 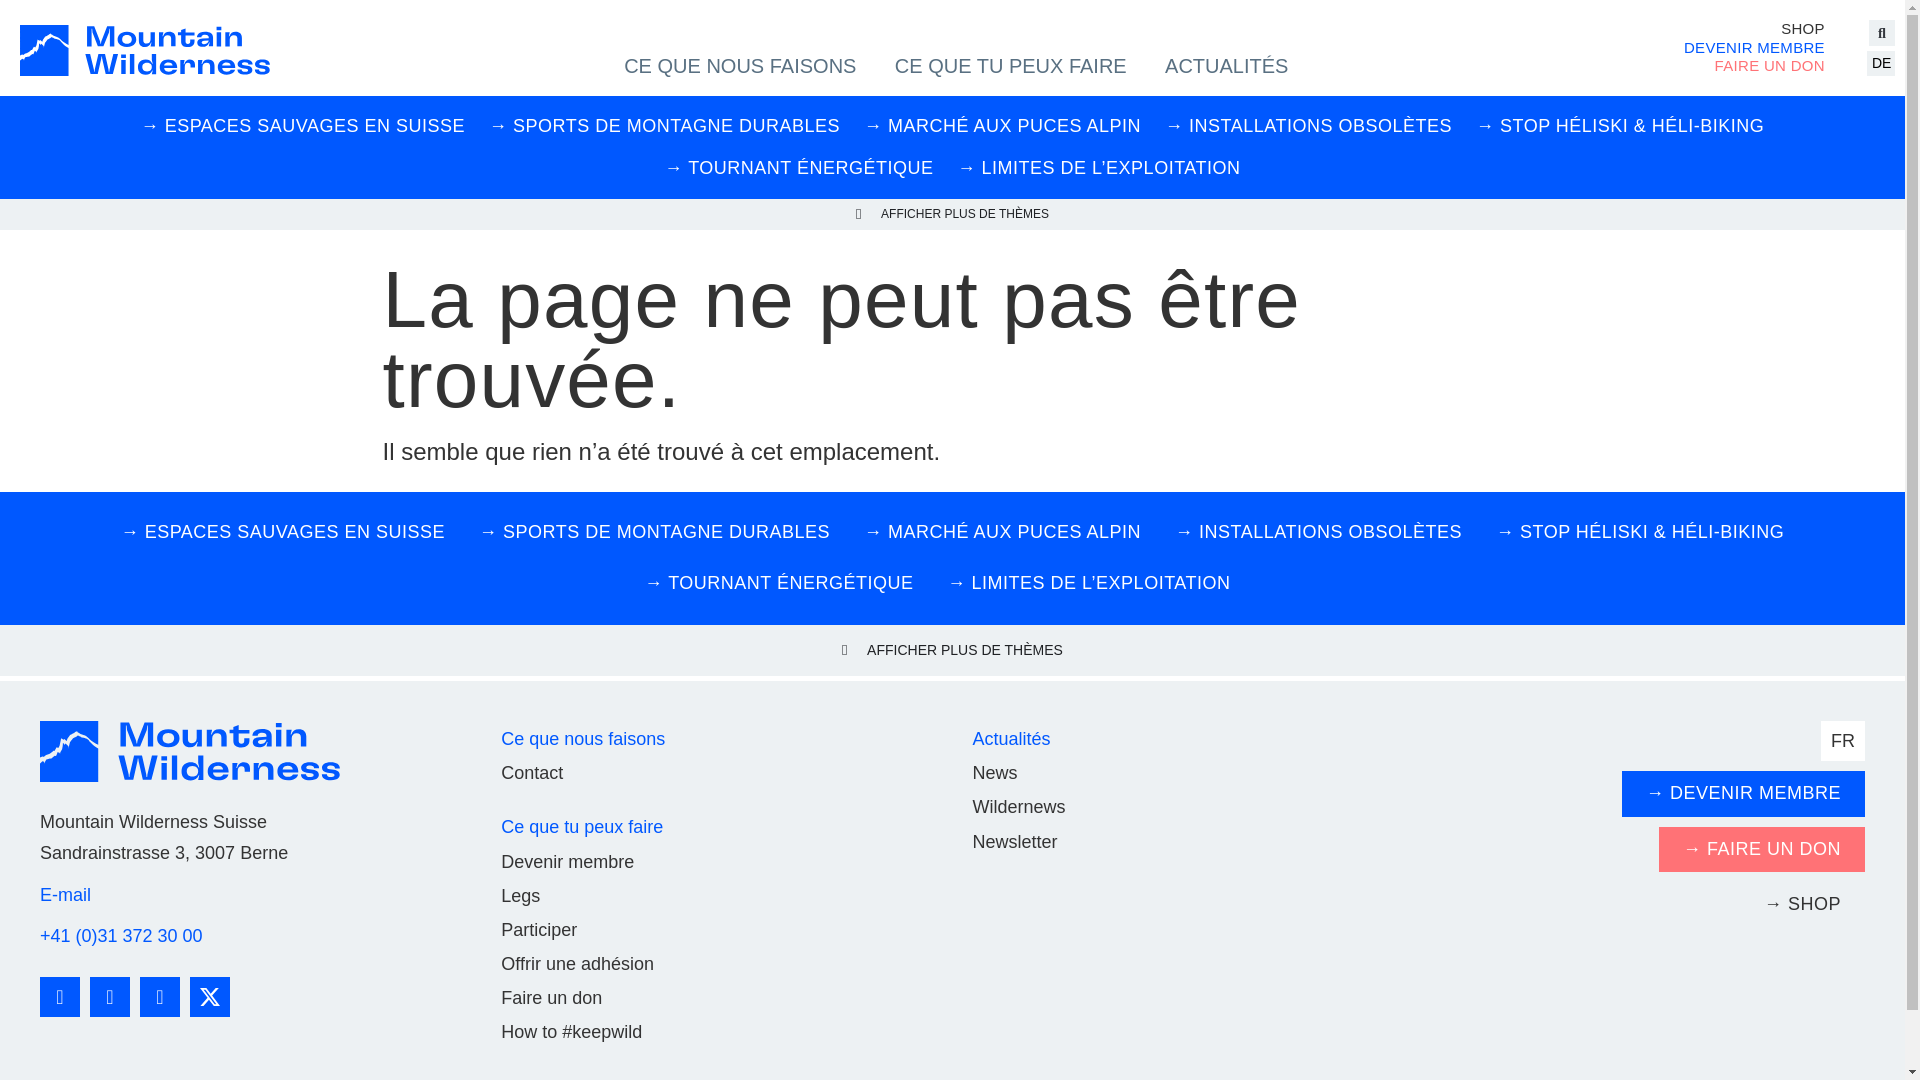 I want to click on 'Ce que tu peux faire', so click(x=500, y=826).